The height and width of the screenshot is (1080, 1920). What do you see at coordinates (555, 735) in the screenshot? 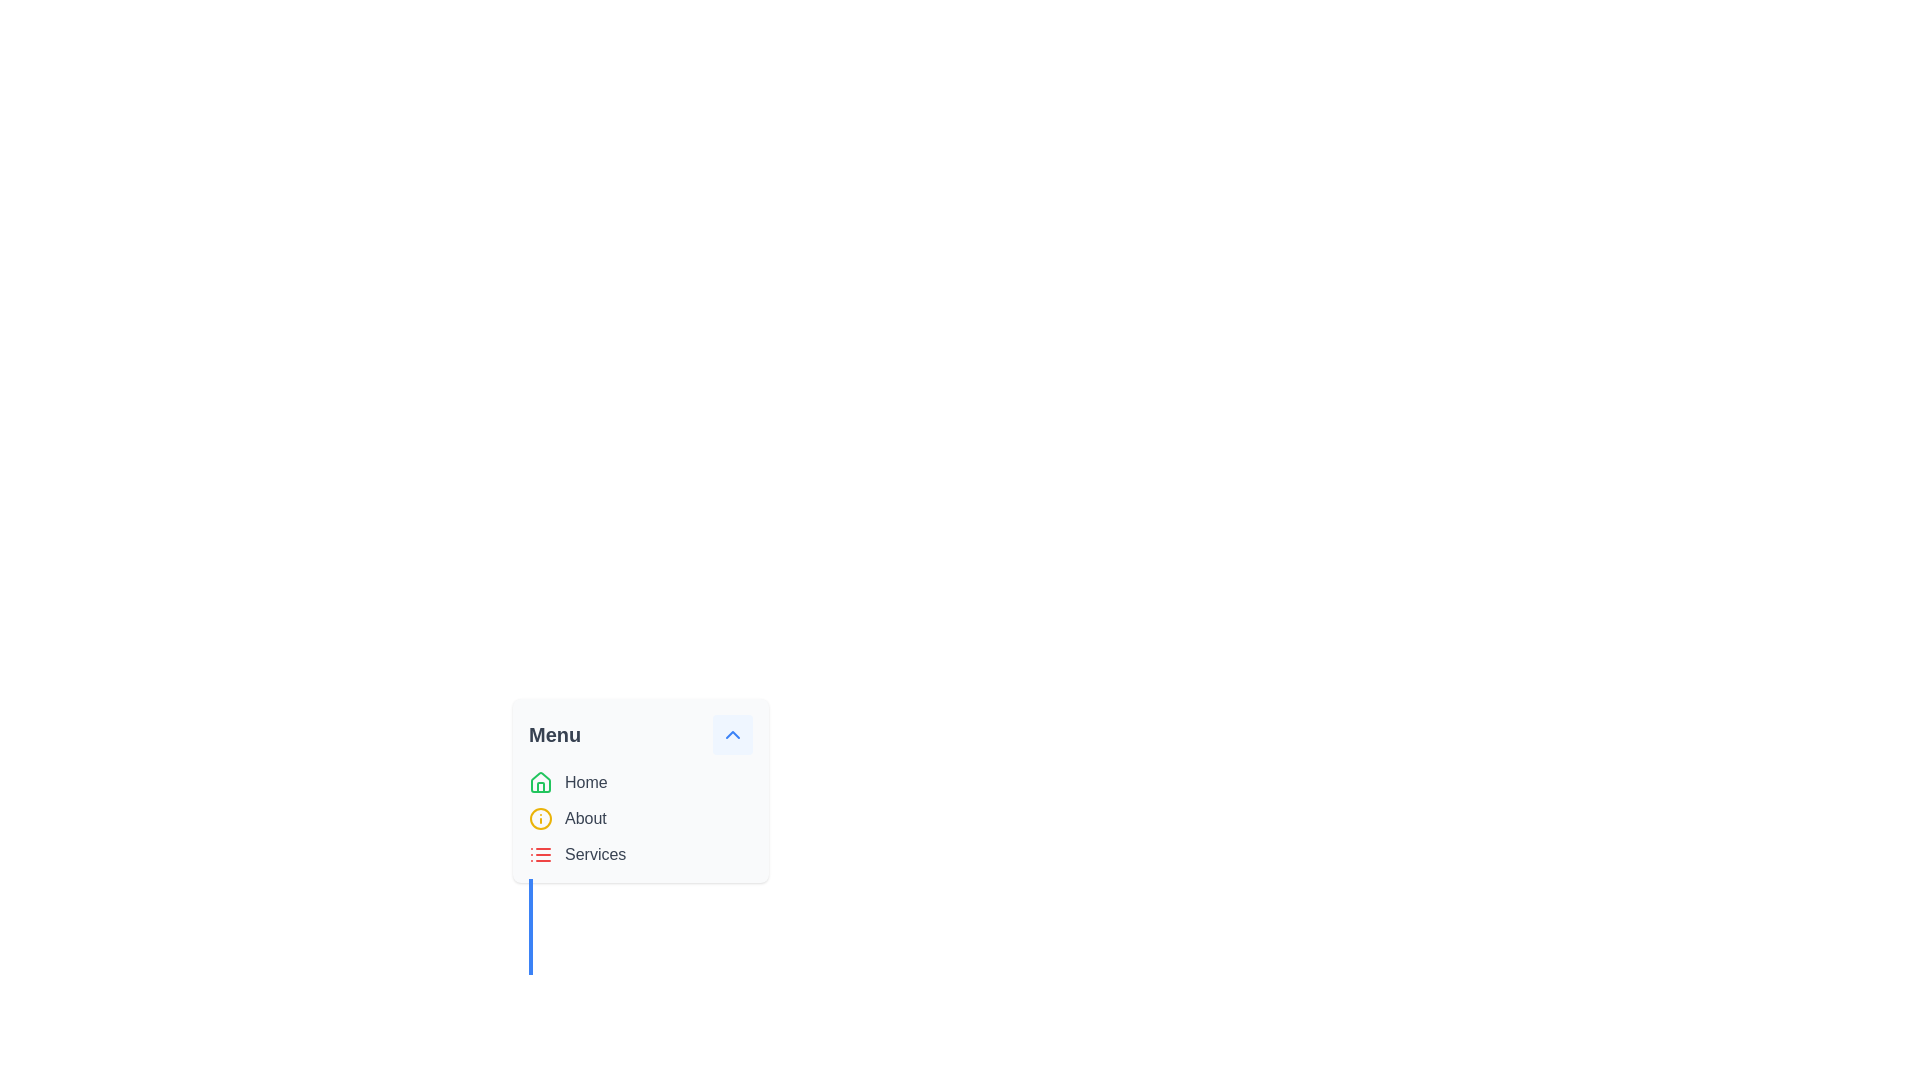
I see `the static text label 'Menu' that identifies the dropdown menu context, located at the top-left of the dropdown interface` at bounding box center [555, 735].